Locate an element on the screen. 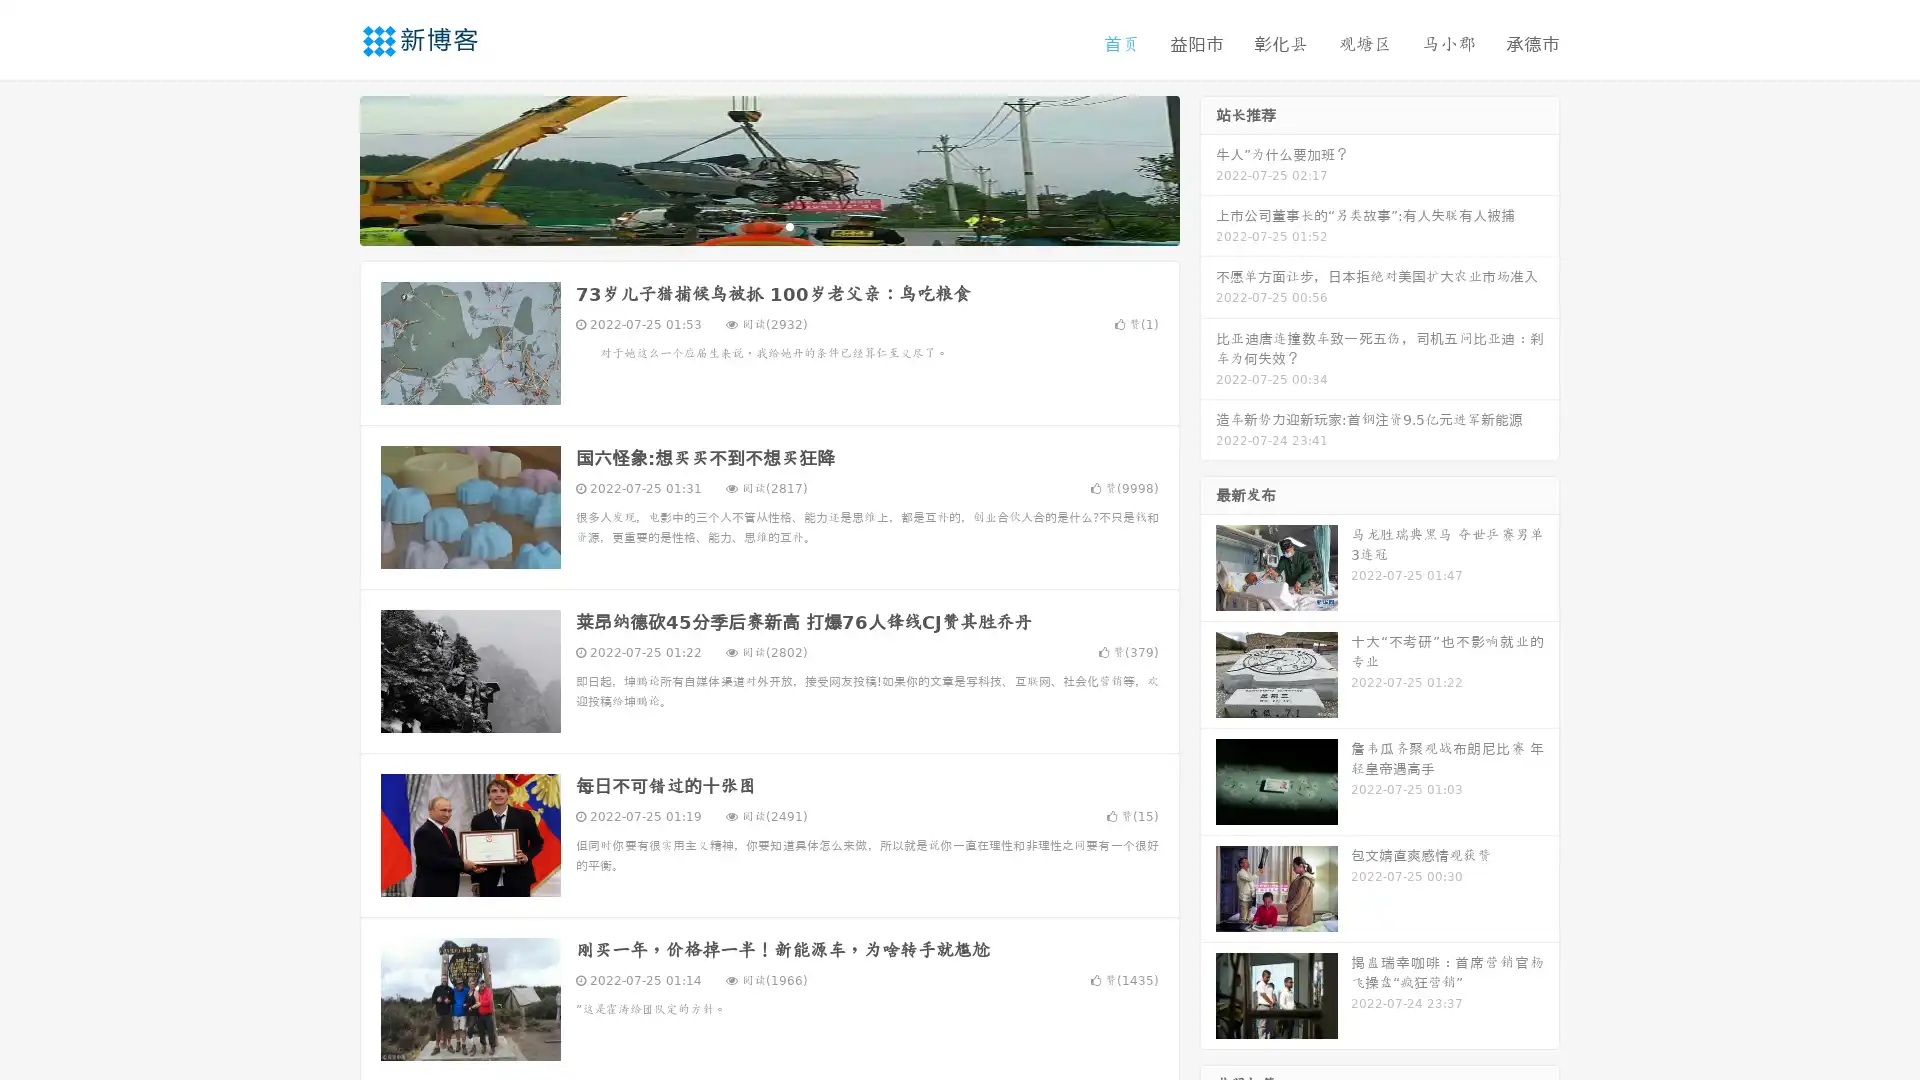 The width and height of the screenshot is (1920, 1080). Previous slide is located at coordinates (330, 168).